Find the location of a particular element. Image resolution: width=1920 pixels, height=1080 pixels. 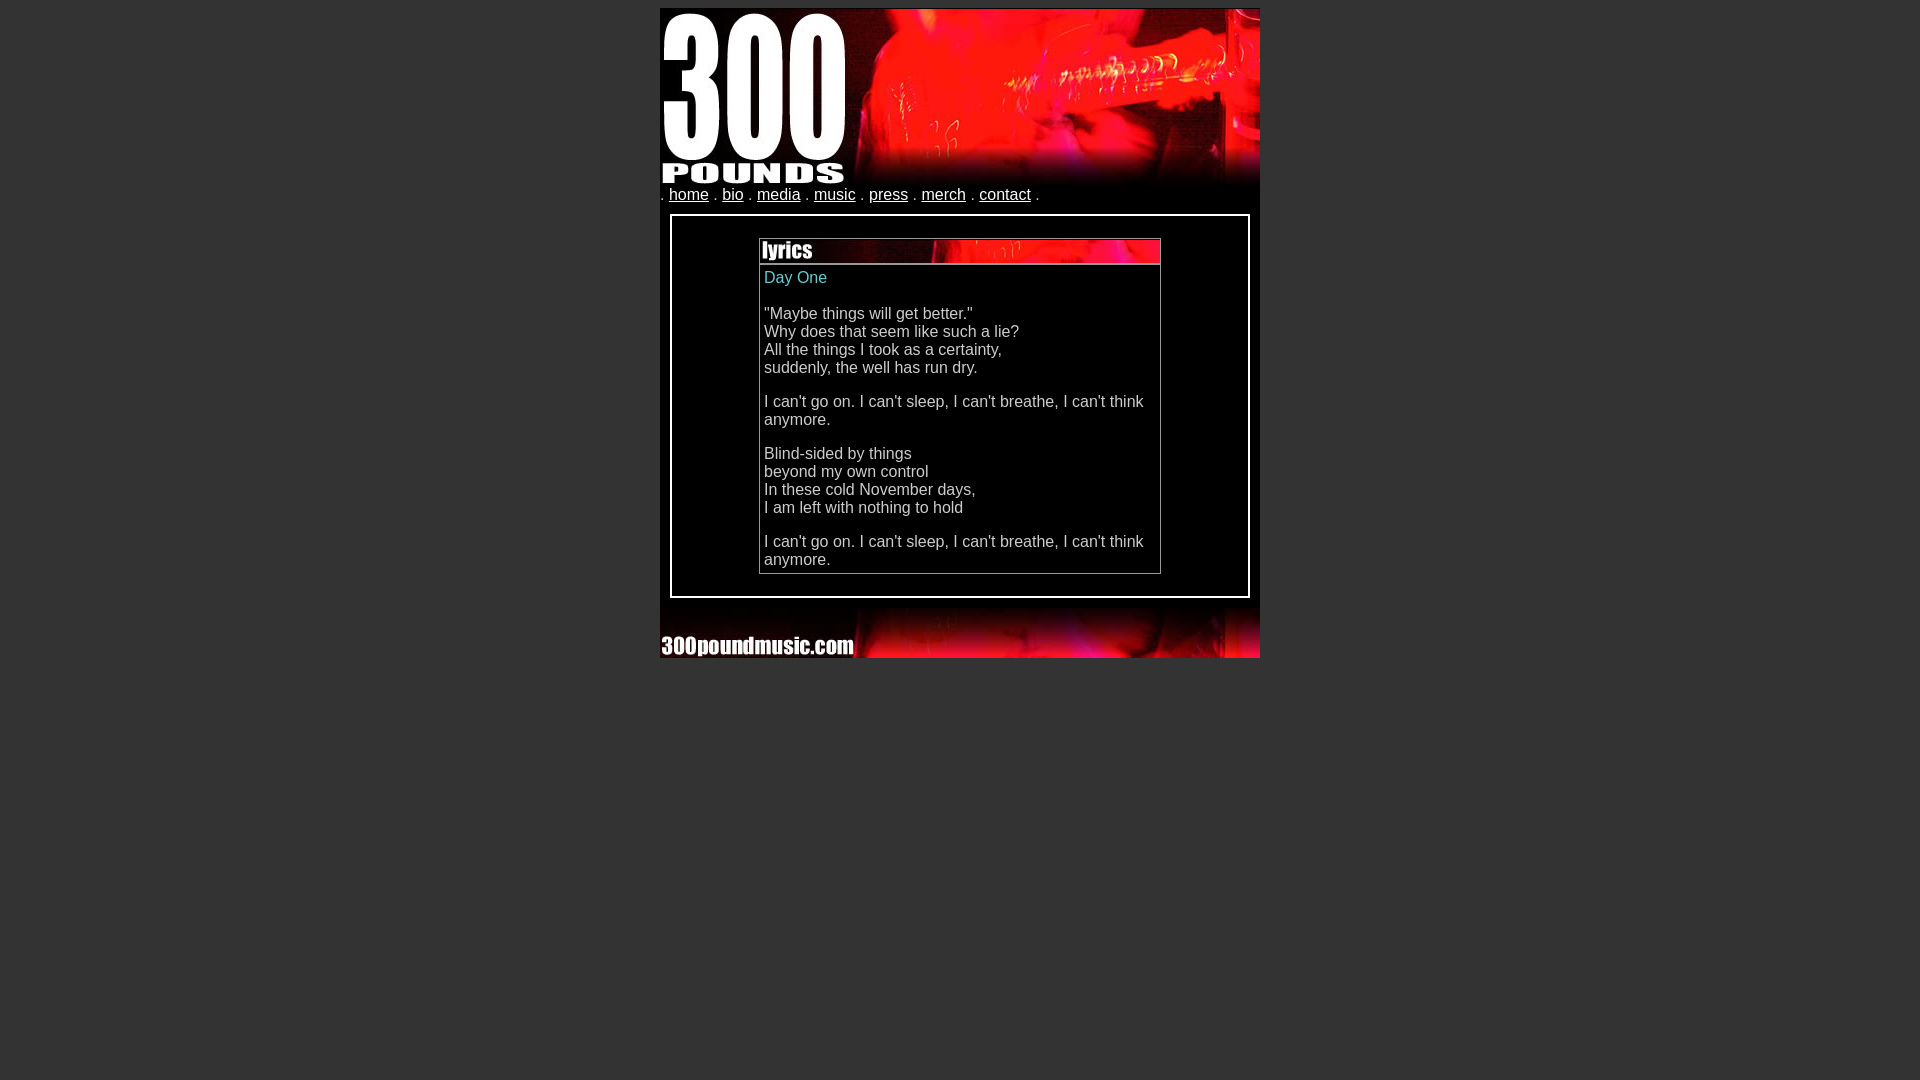

'contact' is located at coordinates (1004, 194).